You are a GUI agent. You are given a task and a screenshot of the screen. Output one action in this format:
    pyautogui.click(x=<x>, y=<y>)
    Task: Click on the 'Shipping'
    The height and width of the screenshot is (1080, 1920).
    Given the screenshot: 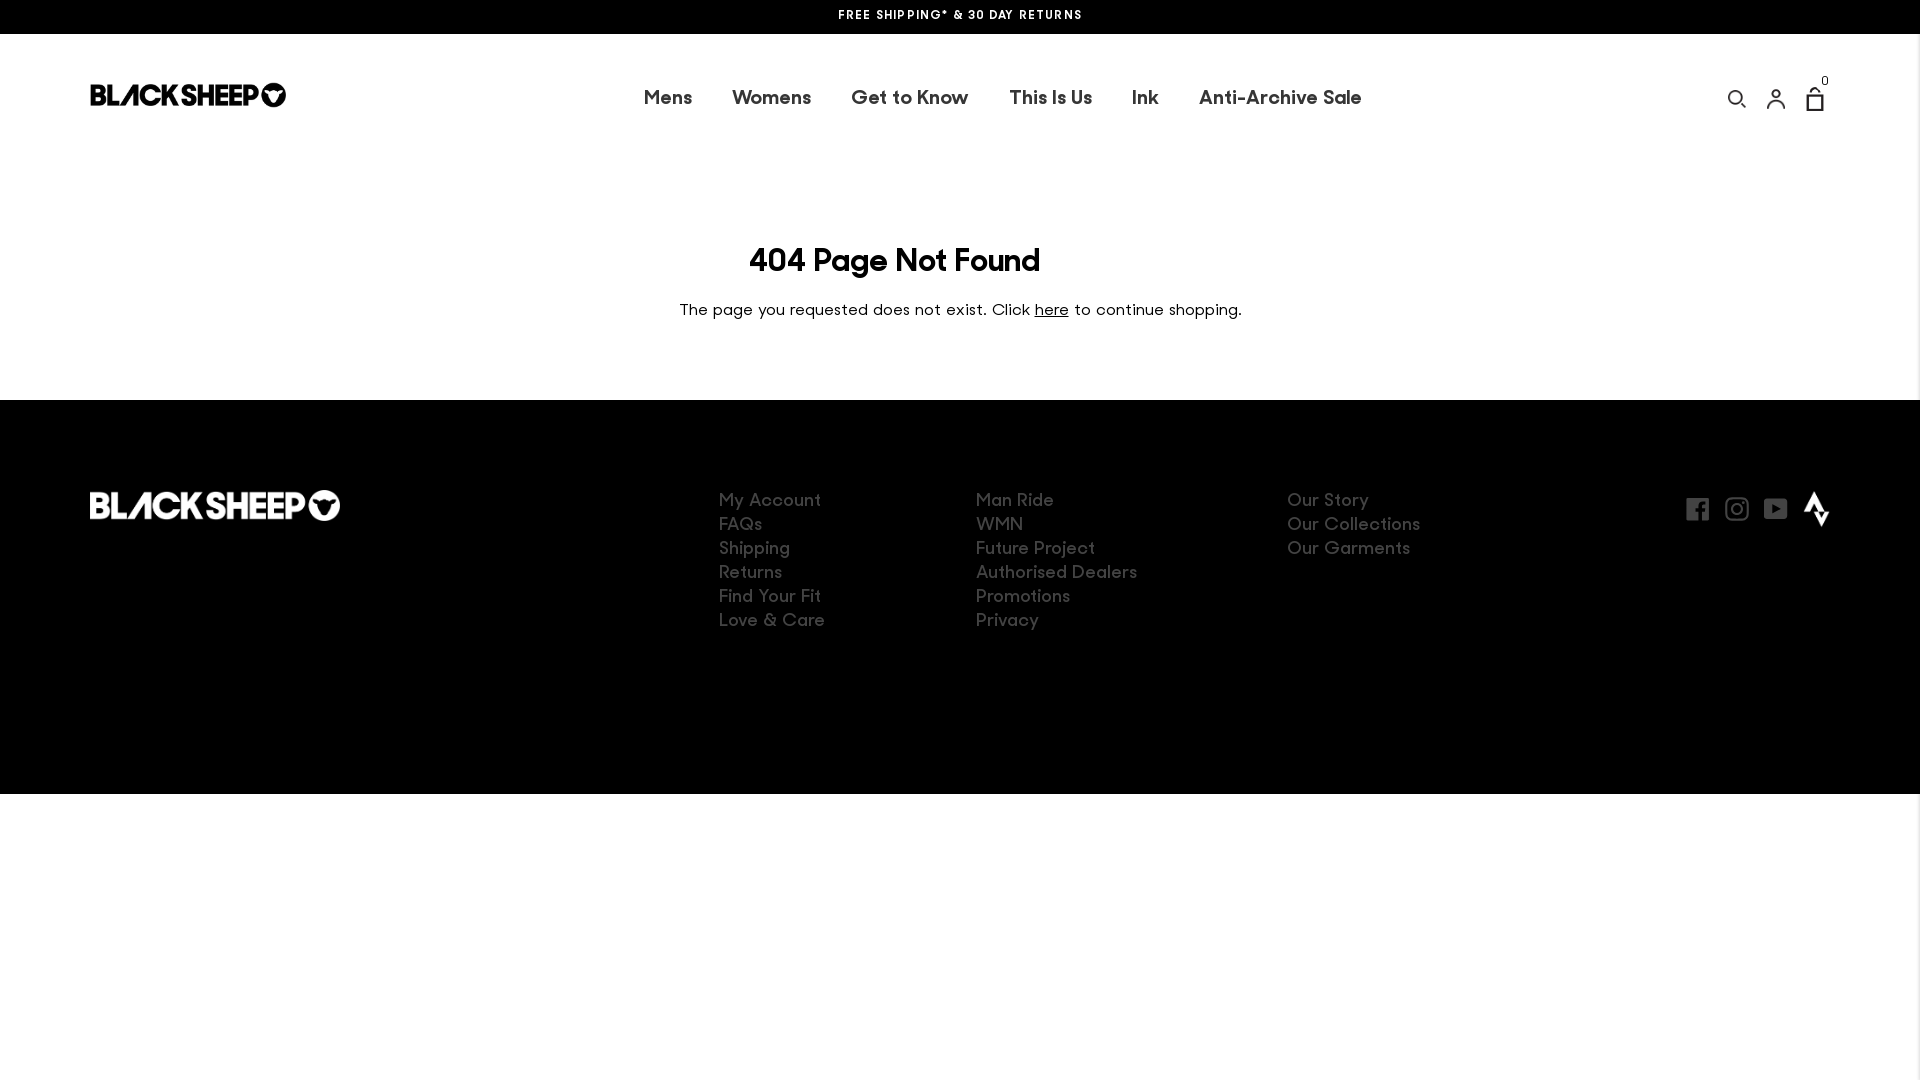 What is the action you would take?
    pyautogui.click(x=753, y=549)
    